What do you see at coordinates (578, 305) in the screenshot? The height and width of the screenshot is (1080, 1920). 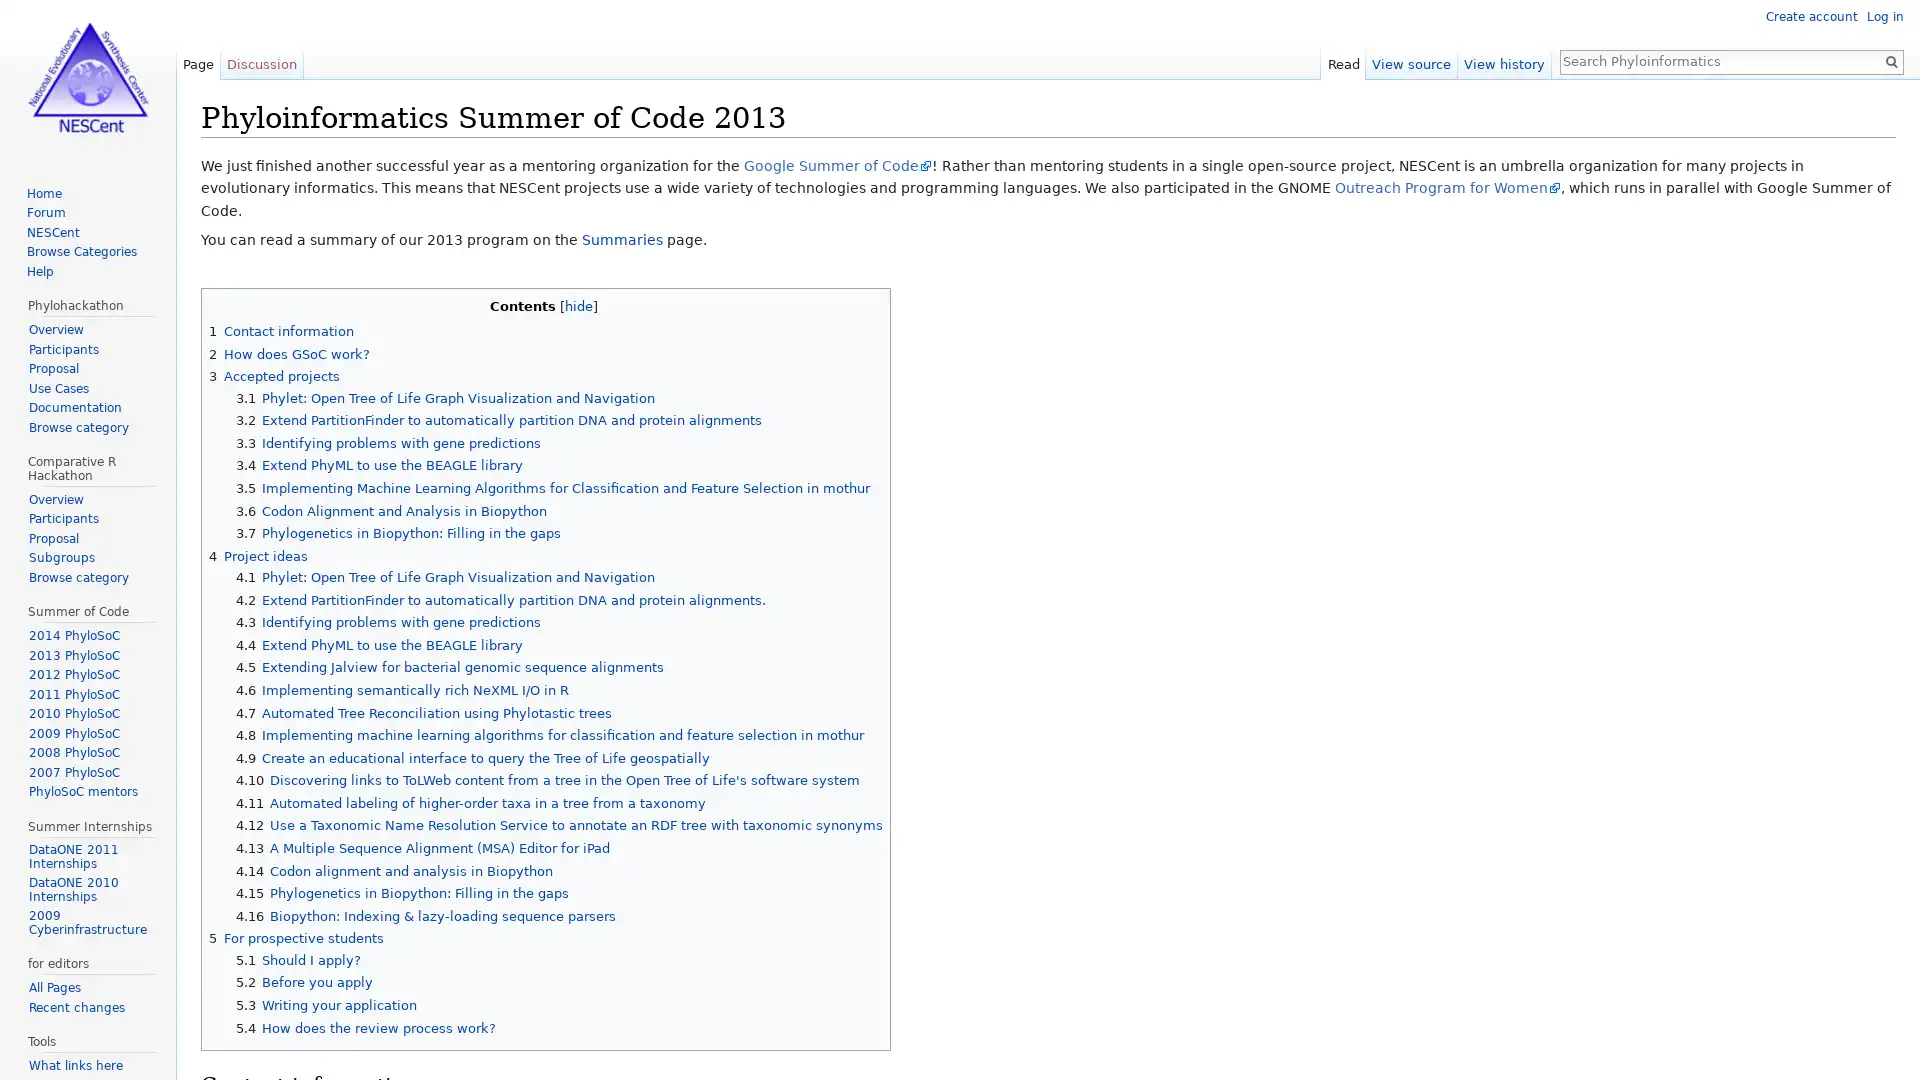 I see `hide` at bounding box center [578, 305].